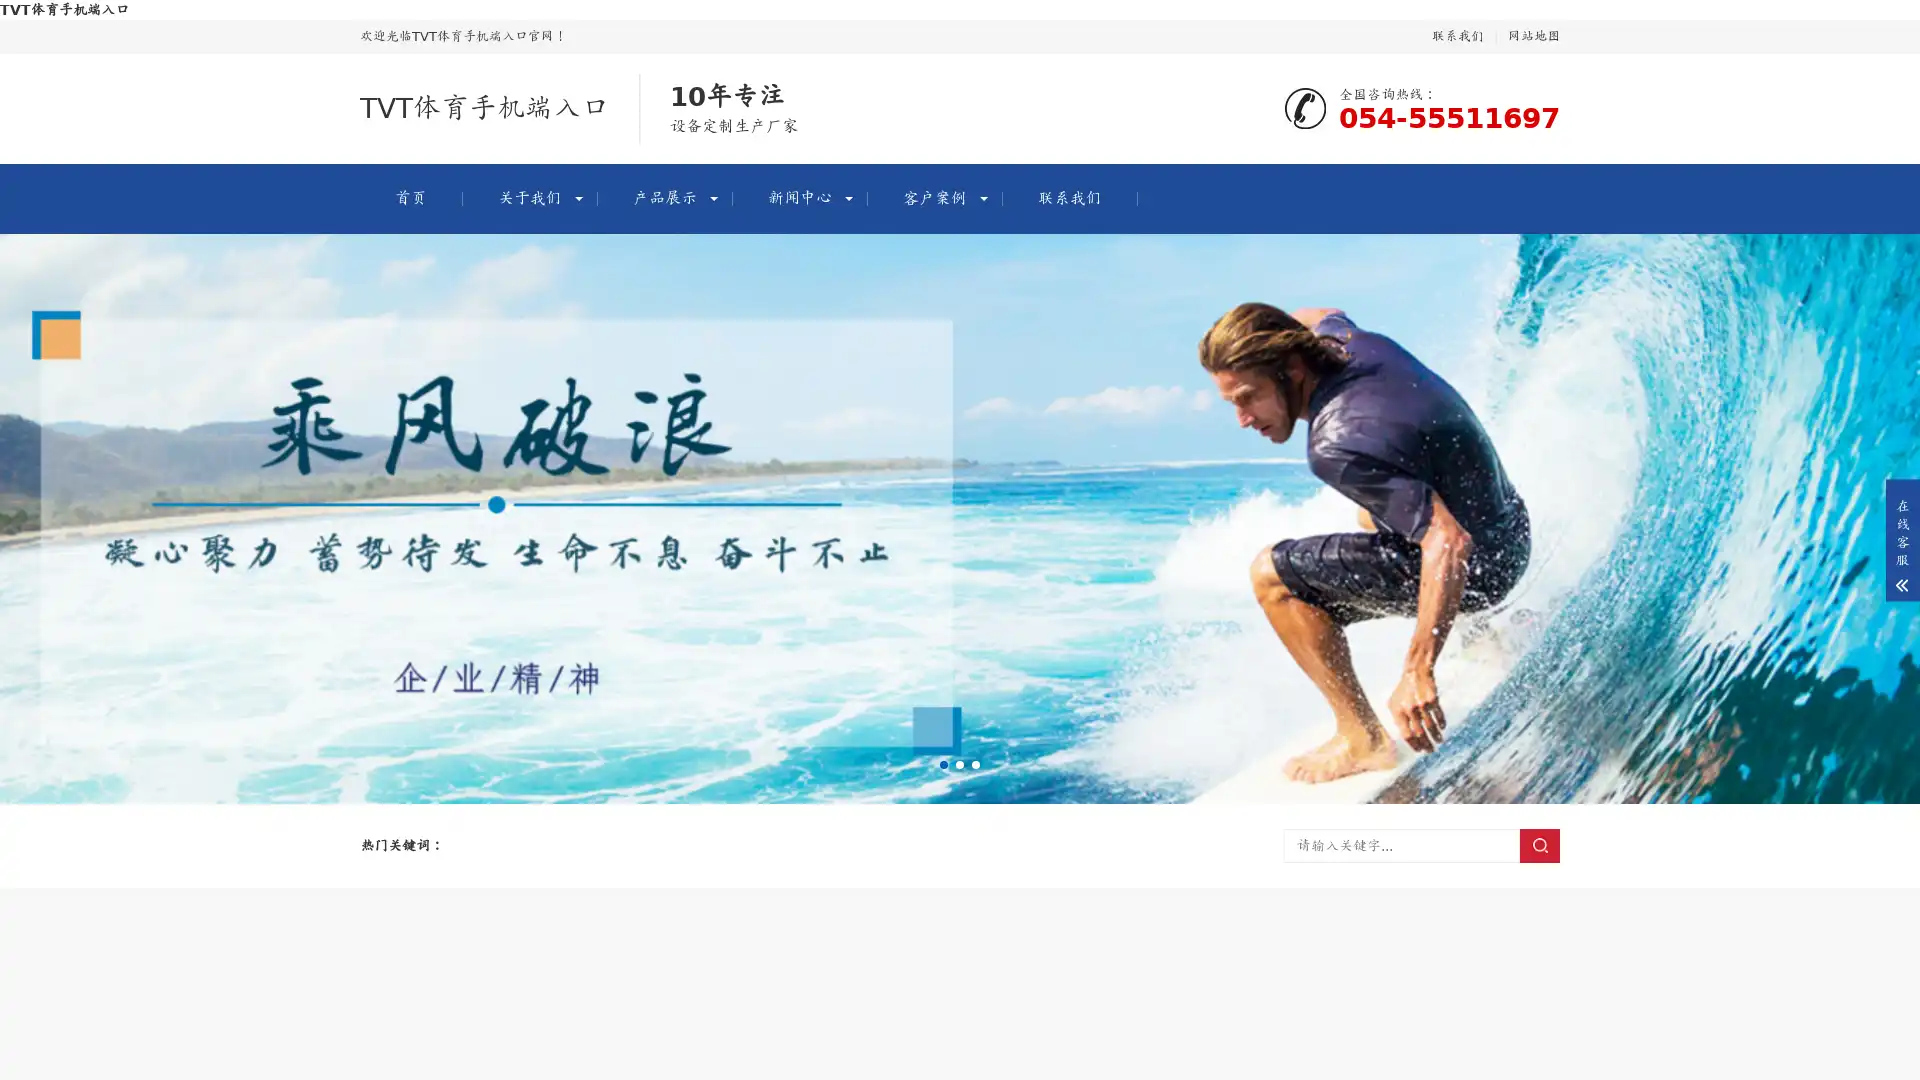  What do you see at coordinates (960, 764) in the screenshot?
I see `Go to slide 2` at bounding box center [960, 764].